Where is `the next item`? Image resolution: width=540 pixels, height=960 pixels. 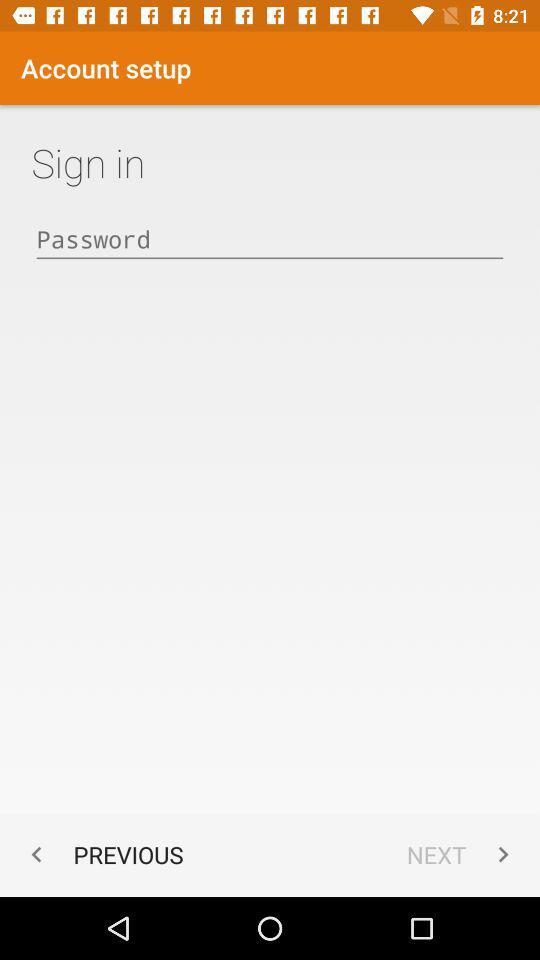 the next item is located at coordinates (462, 853).